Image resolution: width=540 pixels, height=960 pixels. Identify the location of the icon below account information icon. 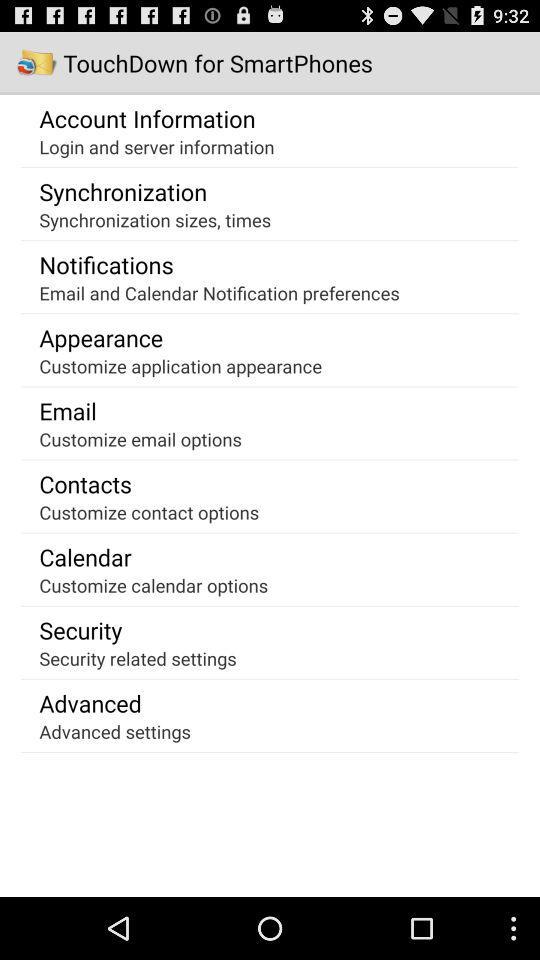
(155, 145).